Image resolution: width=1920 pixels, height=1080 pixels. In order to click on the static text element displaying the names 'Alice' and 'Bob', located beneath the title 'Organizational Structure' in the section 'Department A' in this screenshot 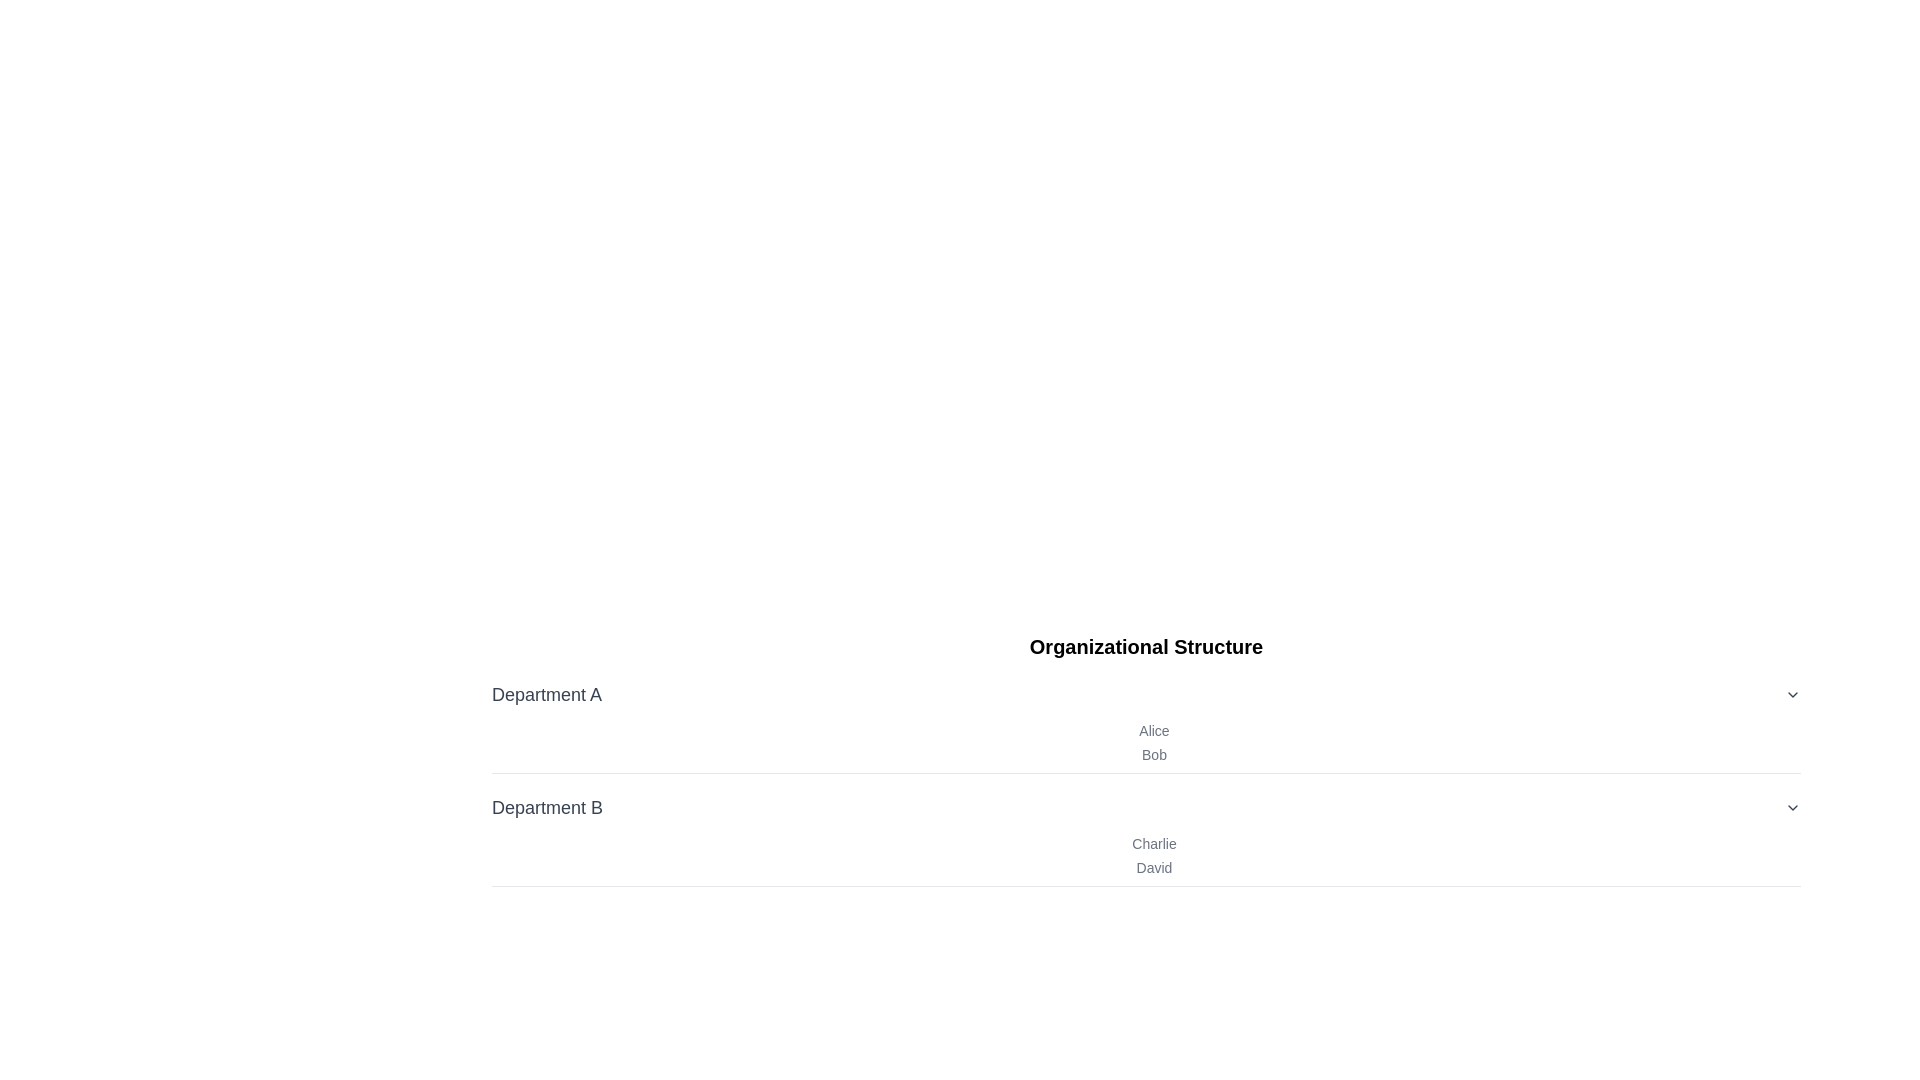, I will do `click(1154, 743)`.